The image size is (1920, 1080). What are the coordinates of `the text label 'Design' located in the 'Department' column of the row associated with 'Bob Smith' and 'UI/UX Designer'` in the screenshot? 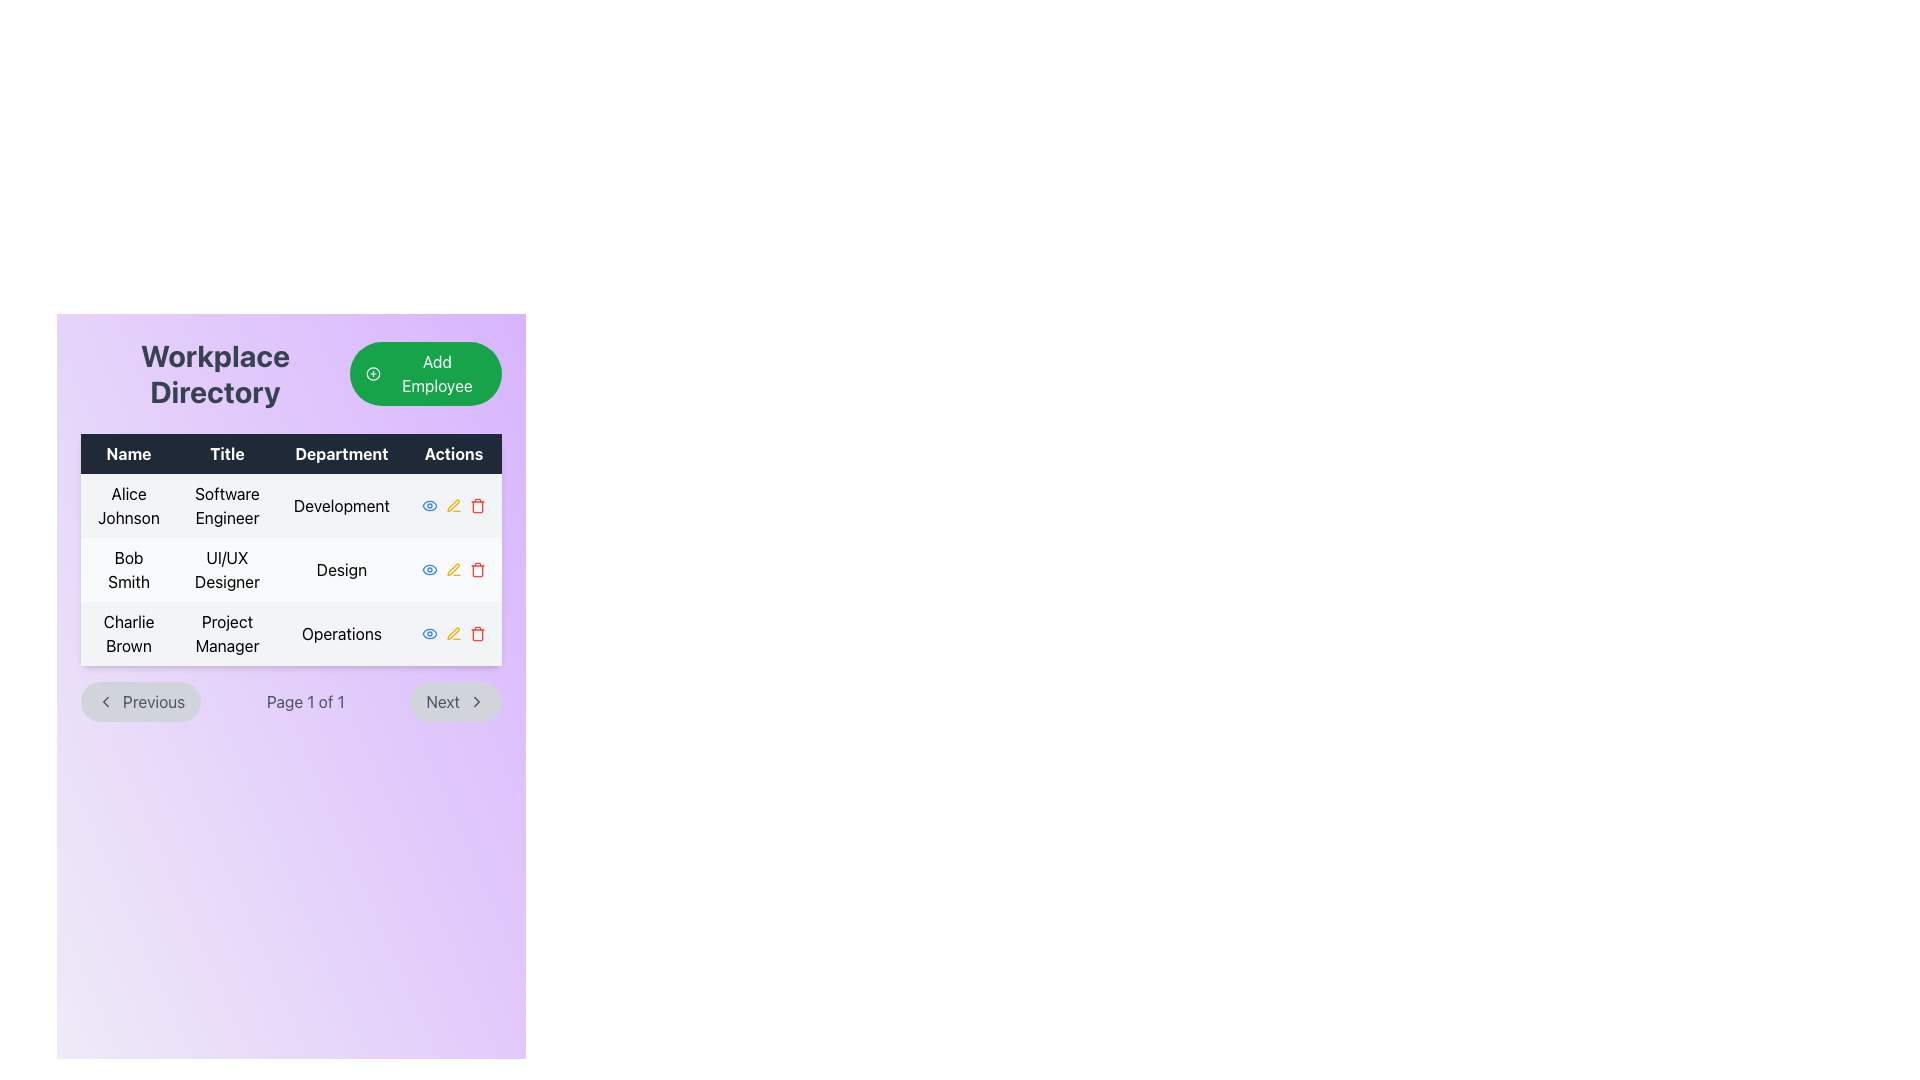 It's located at (341, 570).